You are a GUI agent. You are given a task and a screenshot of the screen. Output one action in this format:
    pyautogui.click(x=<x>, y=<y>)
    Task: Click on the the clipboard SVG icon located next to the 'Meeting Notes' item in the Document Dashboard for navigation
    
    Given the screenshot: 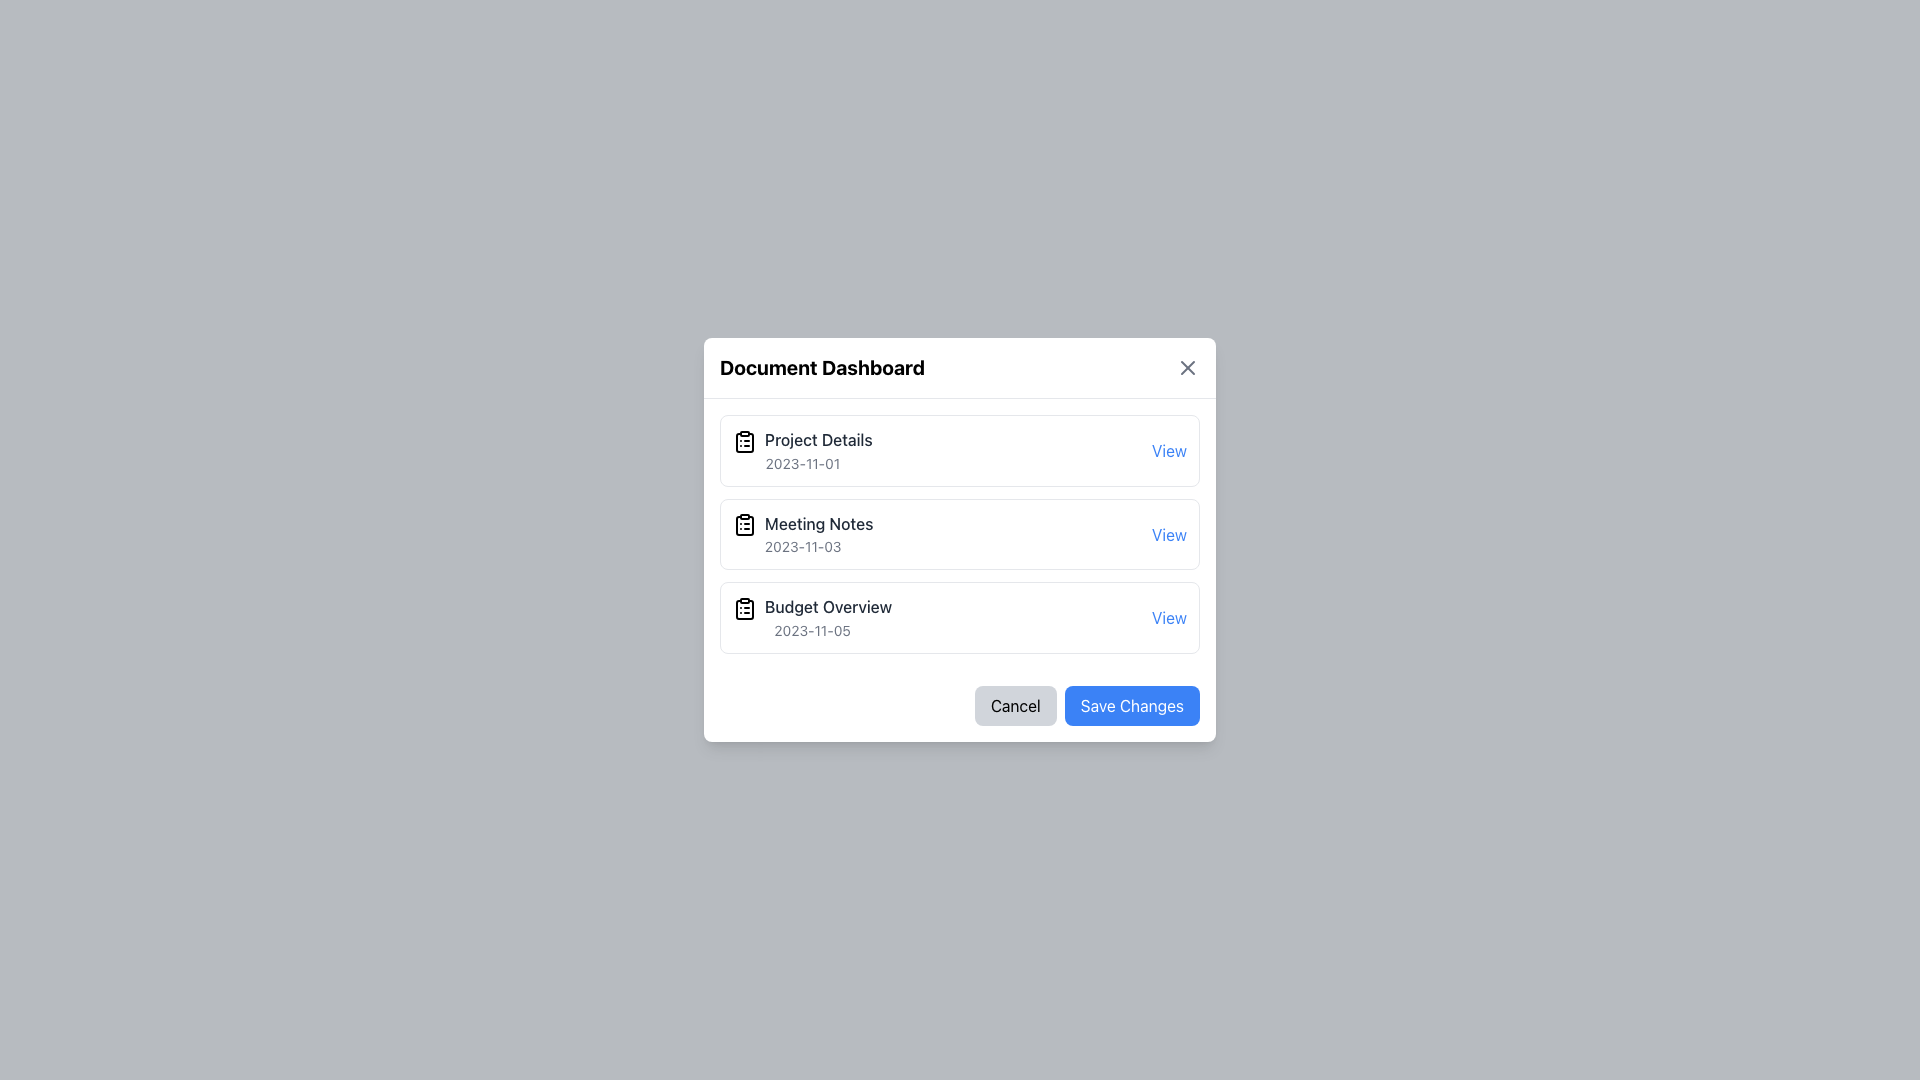 What is the action you would take?
    pyautogui.click(x=743, y=524)
    